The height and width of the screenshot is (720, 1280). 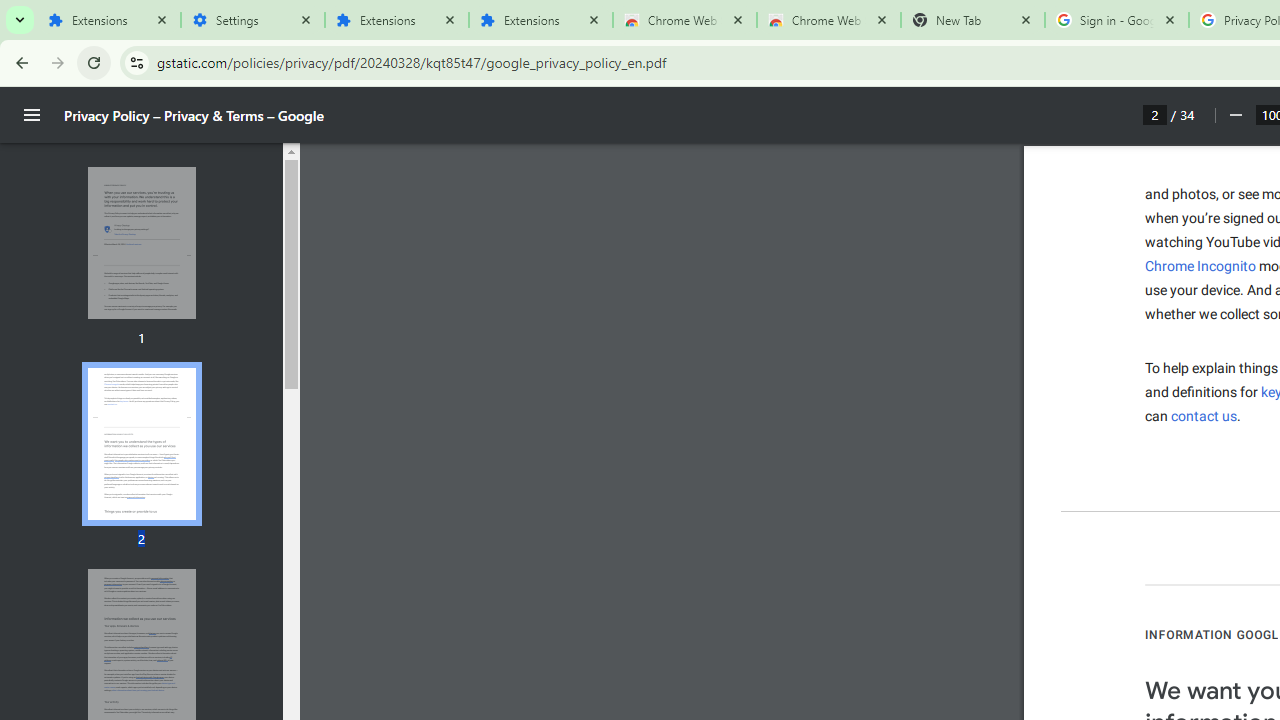 What do you see at coordinates (1234, 115) in the screenshot?
I see `'Zoom out'` at bounding box center [1234, 115].